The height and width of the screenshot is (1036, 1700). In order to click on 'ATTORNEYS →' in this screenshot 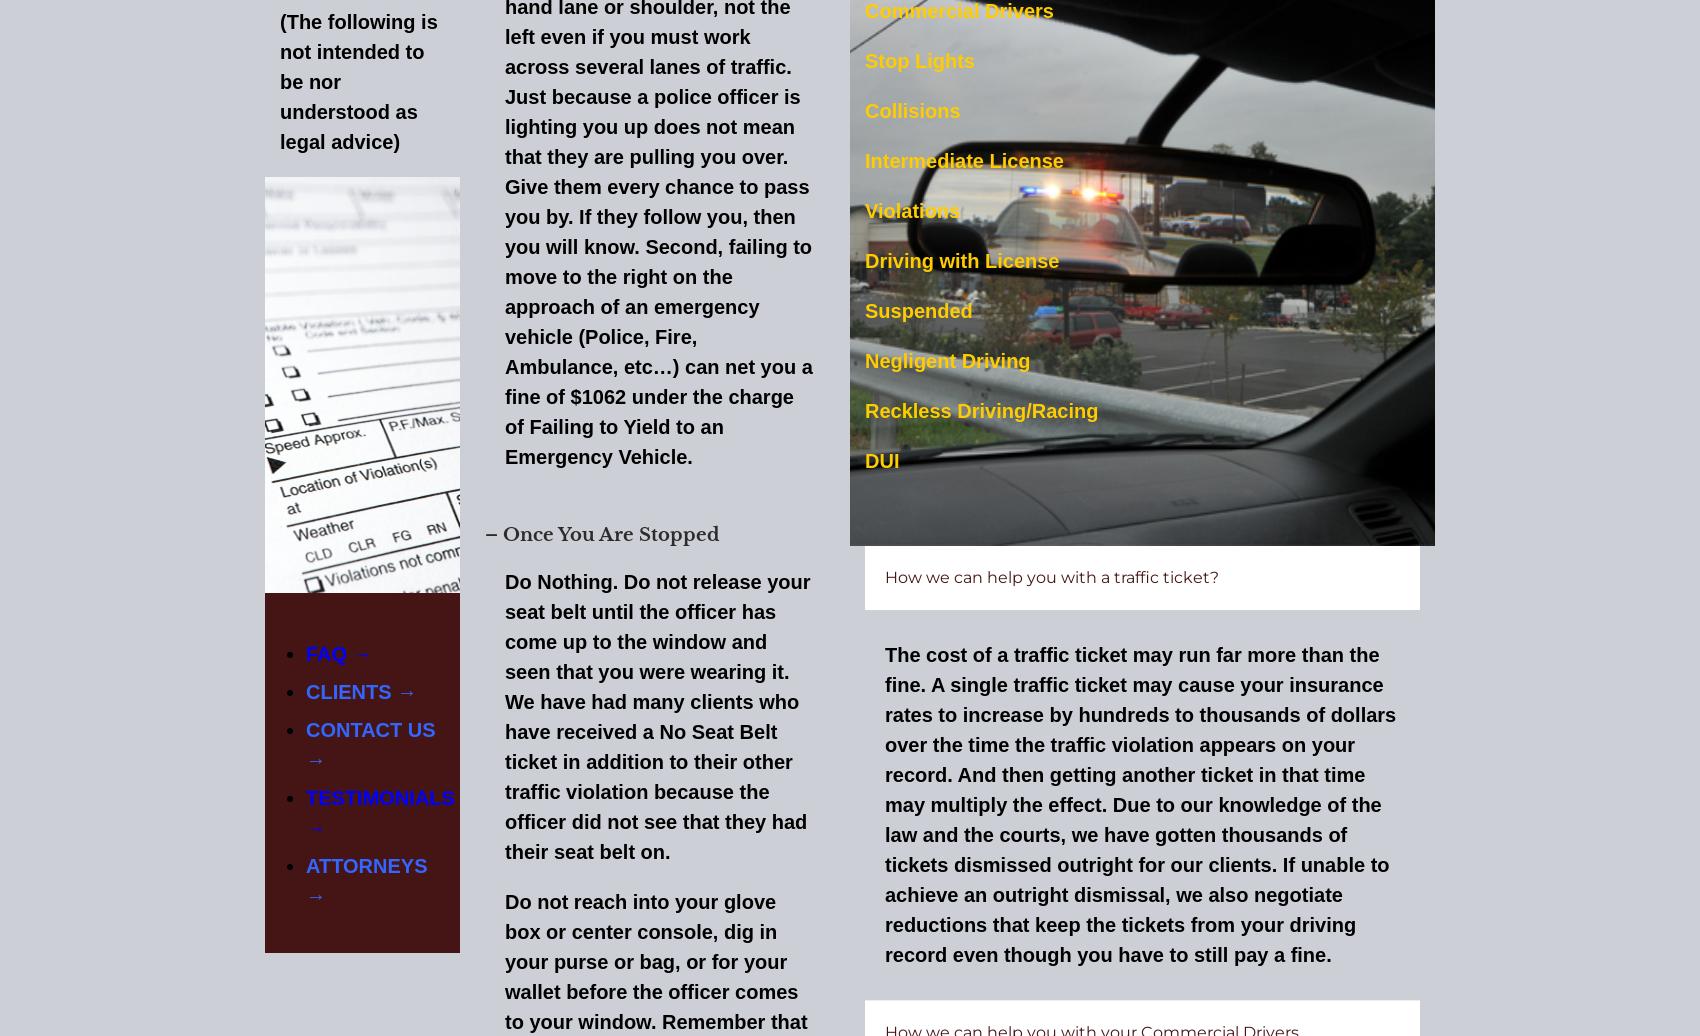, I will do `click(365, 879)`.